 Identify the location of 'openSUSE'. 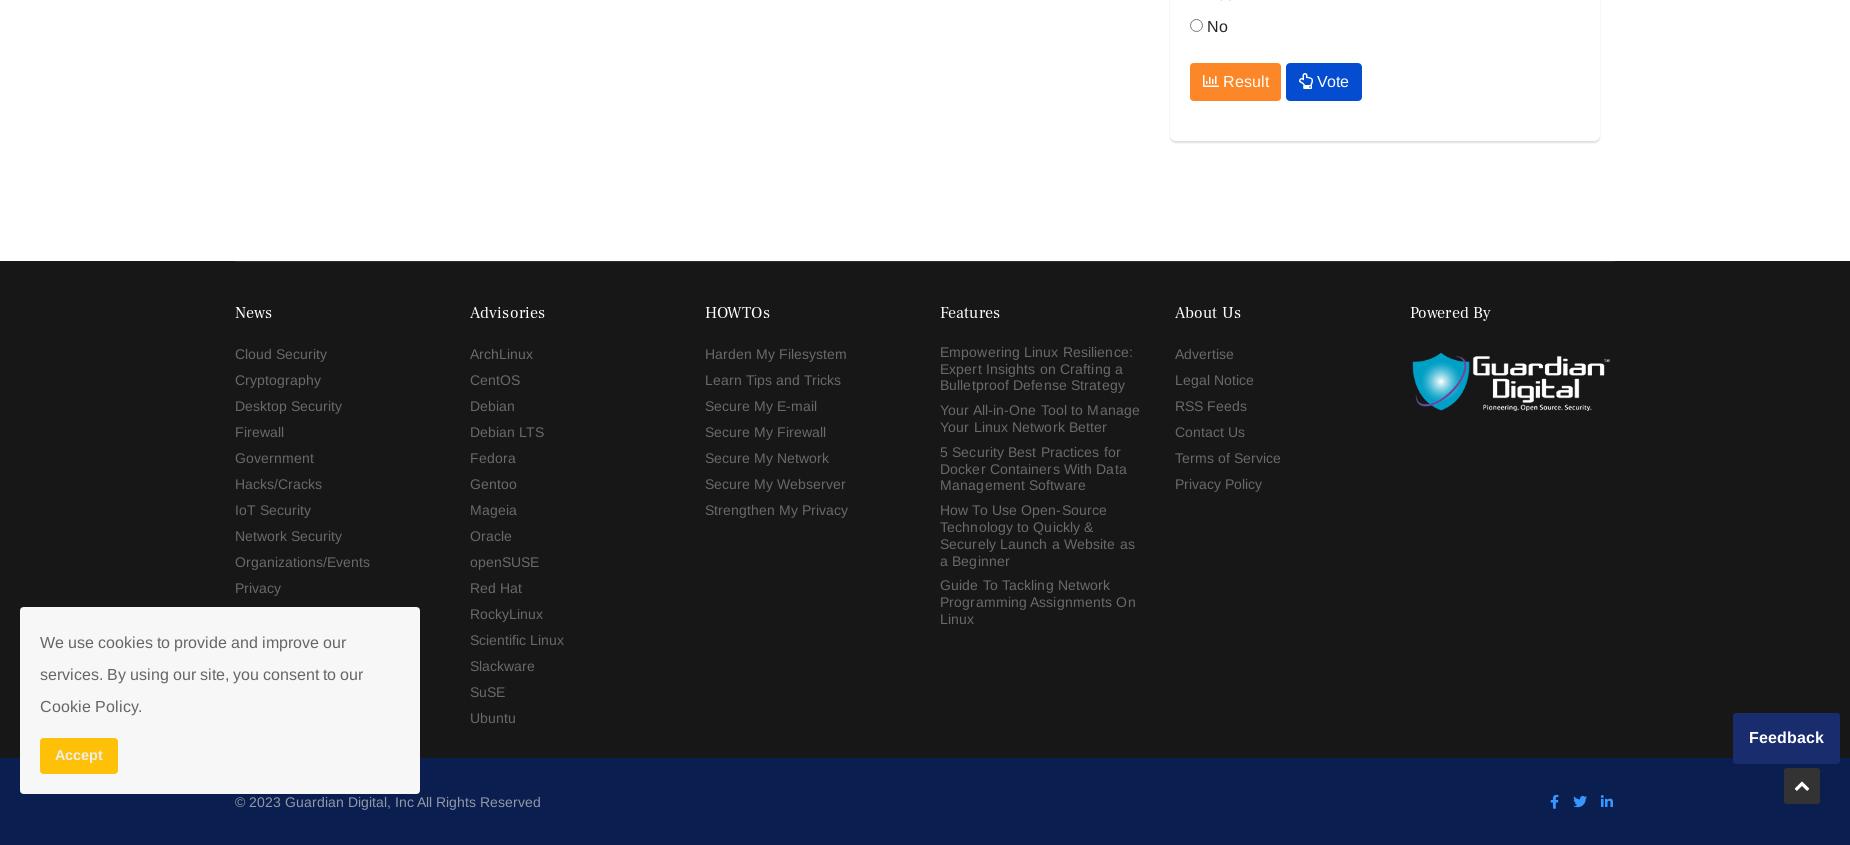
(504, 56).